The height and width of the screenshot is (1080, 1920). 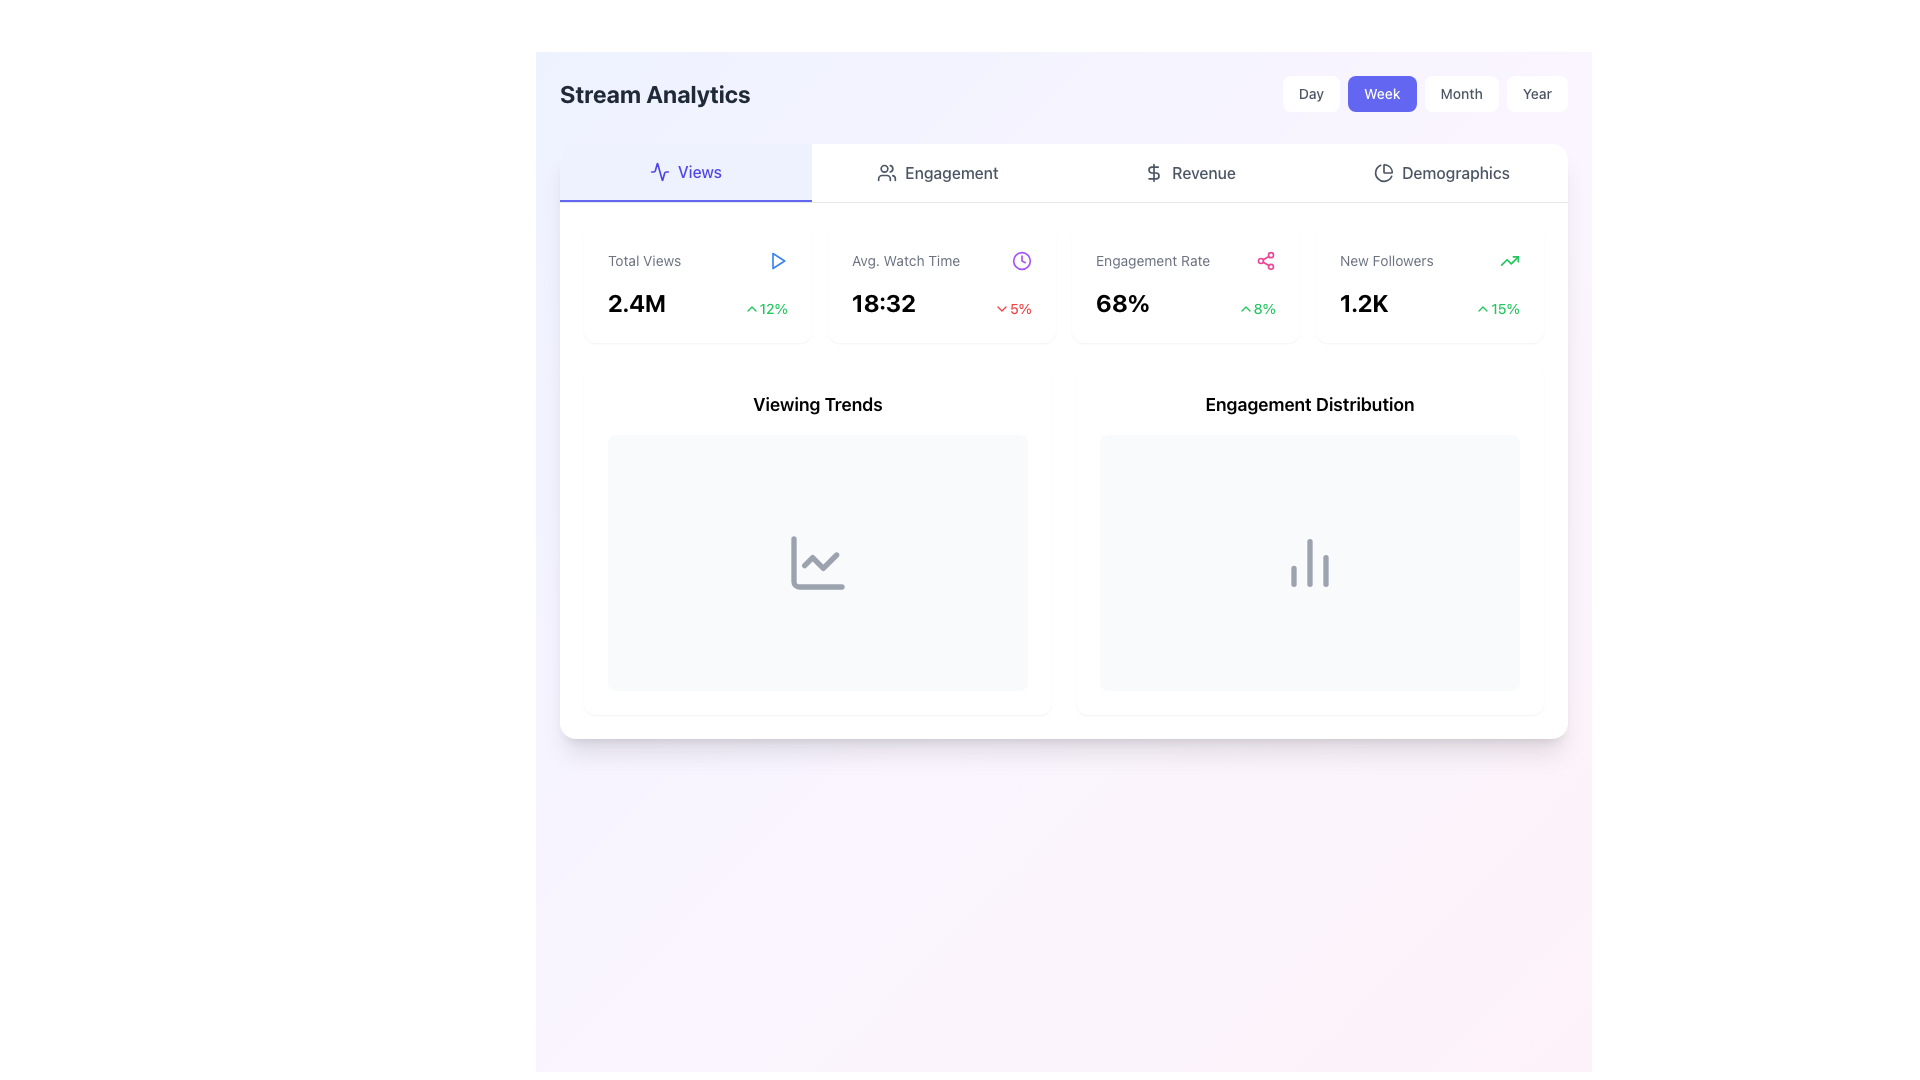 What do you see at coordinates (635, 303) in the screenshot?
I see `the Text label displaying '2.4M', which represents the total views metric and is located at the top-left corner of the interface under the 'Total Views' heading` at bounding box center [635, 303].